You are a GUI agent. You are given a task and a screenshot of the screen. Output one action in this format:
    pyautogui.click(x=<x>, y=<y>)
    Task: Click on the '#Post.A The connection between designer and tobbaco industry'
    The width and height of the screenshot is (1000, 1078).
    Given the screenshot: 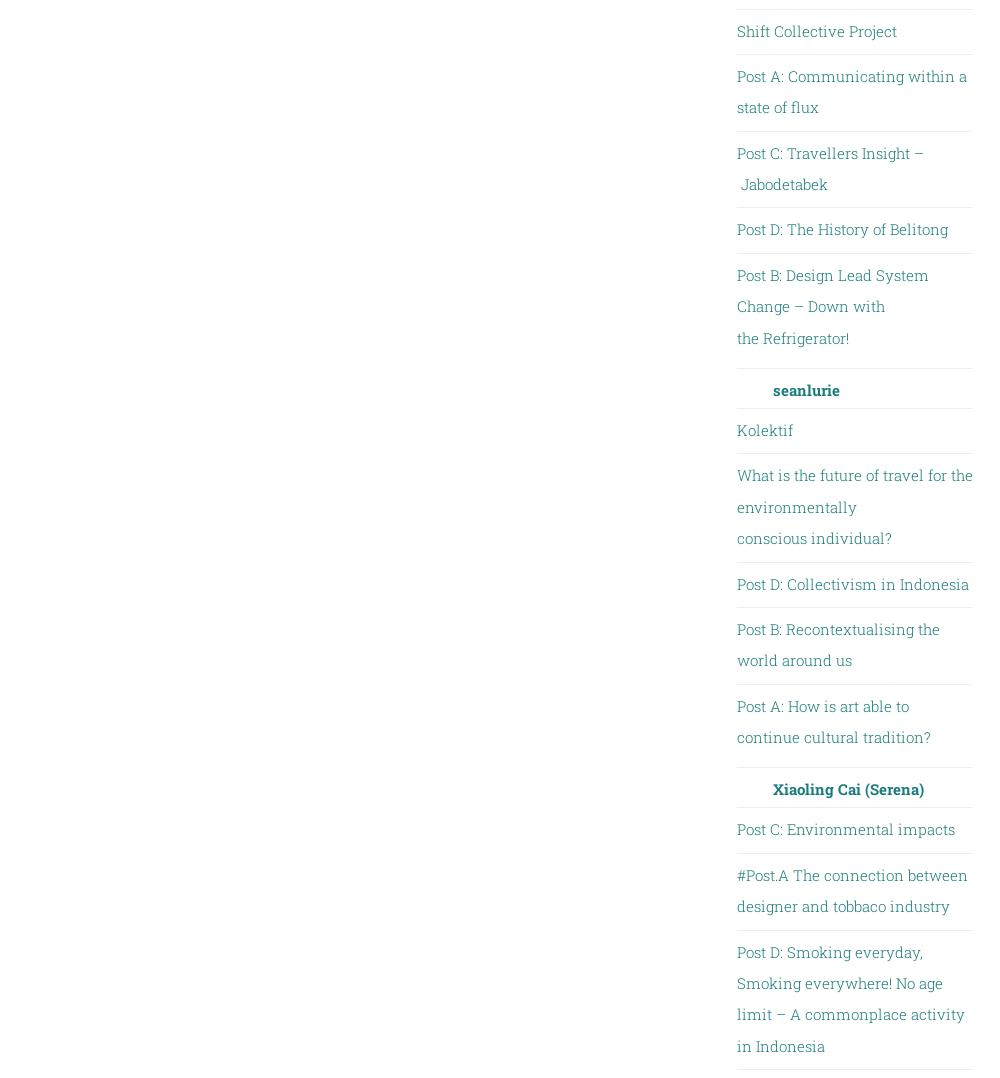 What is the action you would take?
    pyautogui.click(x=850, y=889)
    